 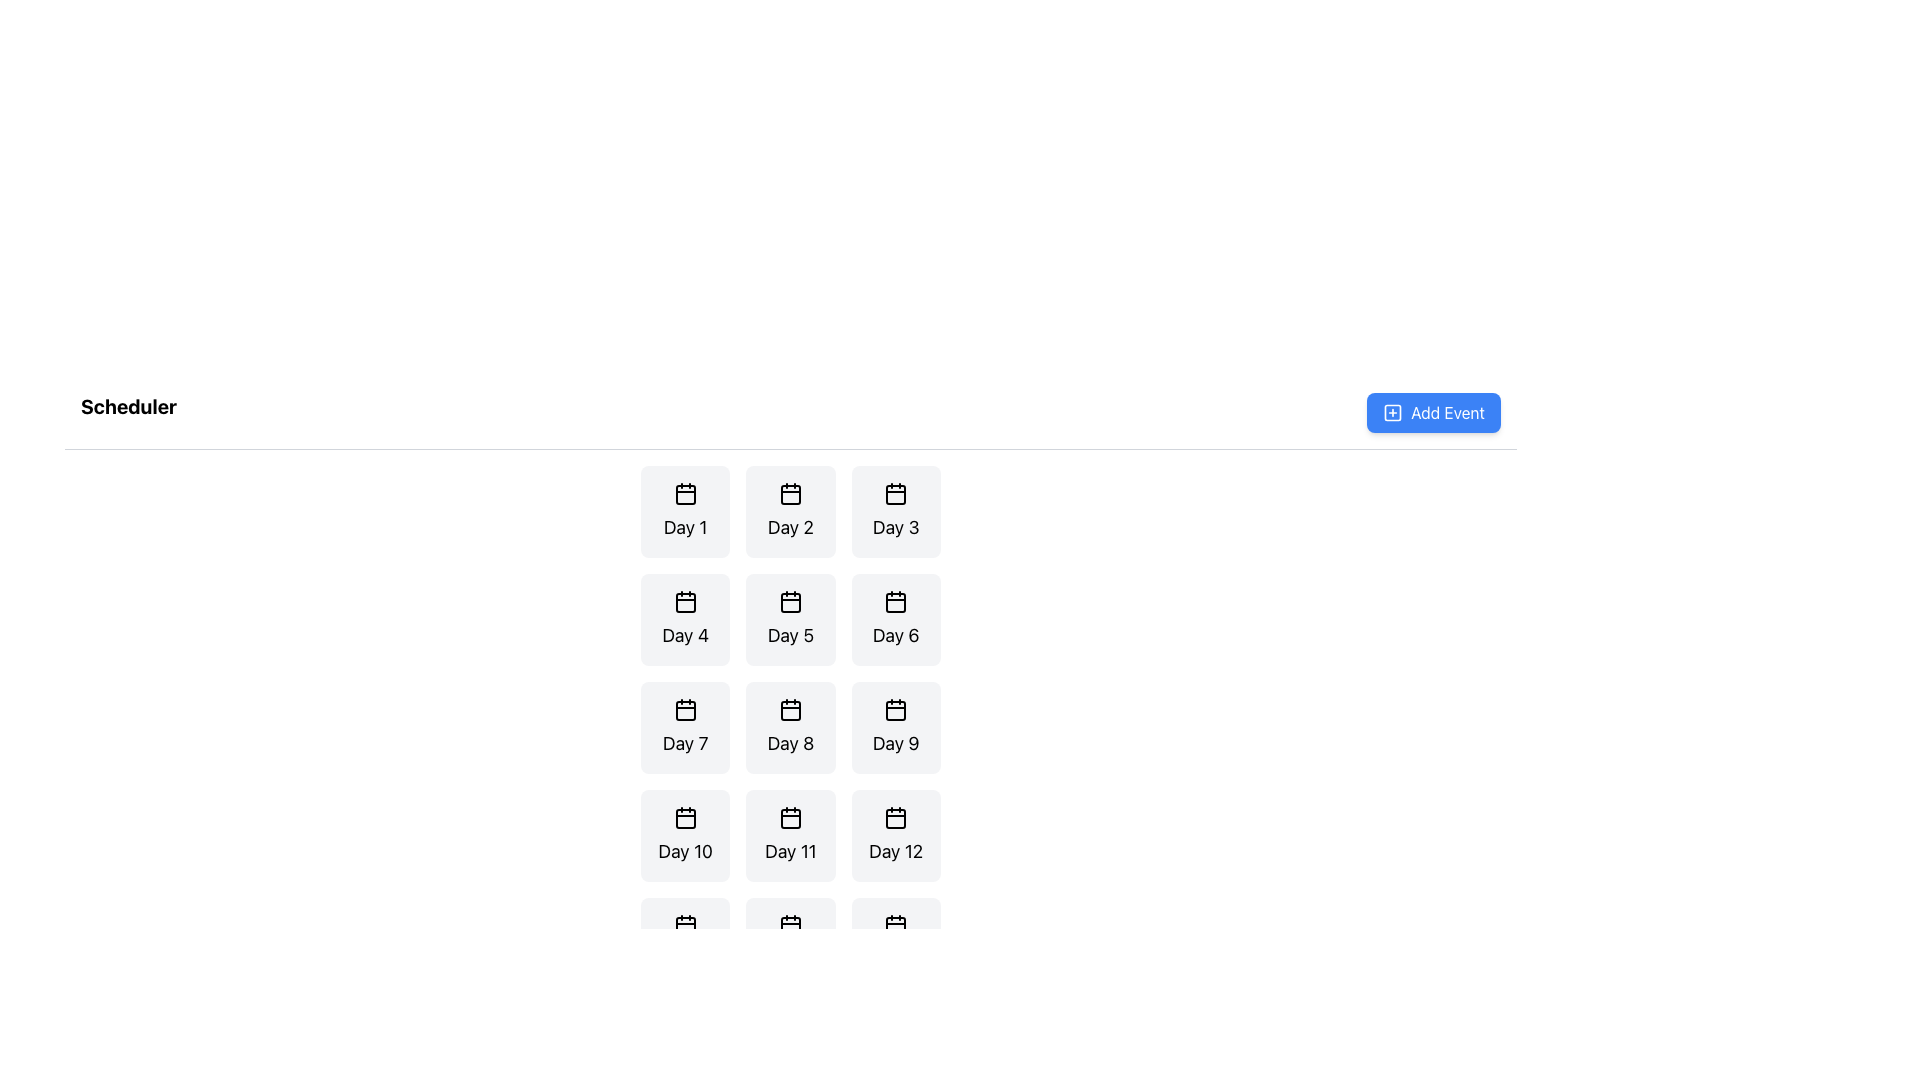 I want to click on the blue square icon with a plus sign, which is the leftmost component of the 'Add Event' button, located slightly to the left of the 'Add Event' text label, so click(x=1392, y=411).